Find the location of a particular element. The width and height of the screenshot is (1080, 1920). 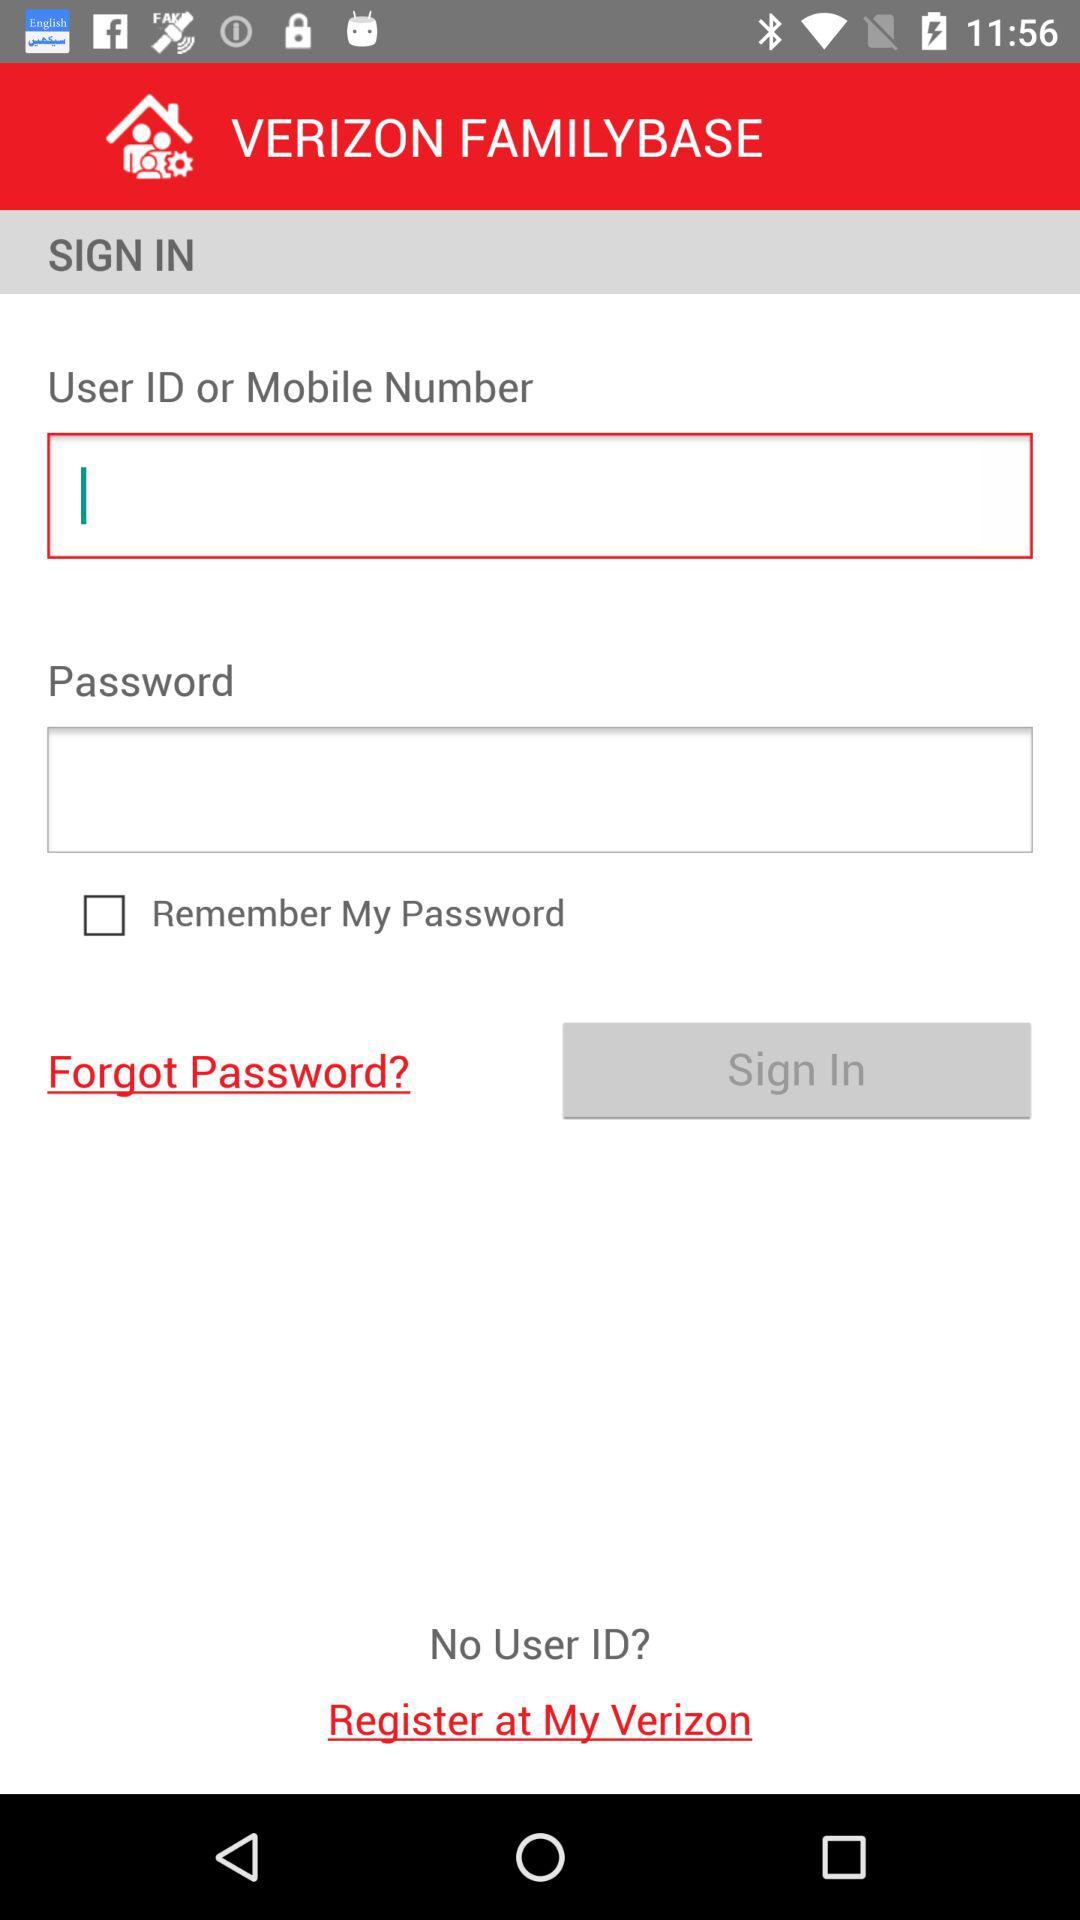

remember my password is located at coordinates (357, 911).